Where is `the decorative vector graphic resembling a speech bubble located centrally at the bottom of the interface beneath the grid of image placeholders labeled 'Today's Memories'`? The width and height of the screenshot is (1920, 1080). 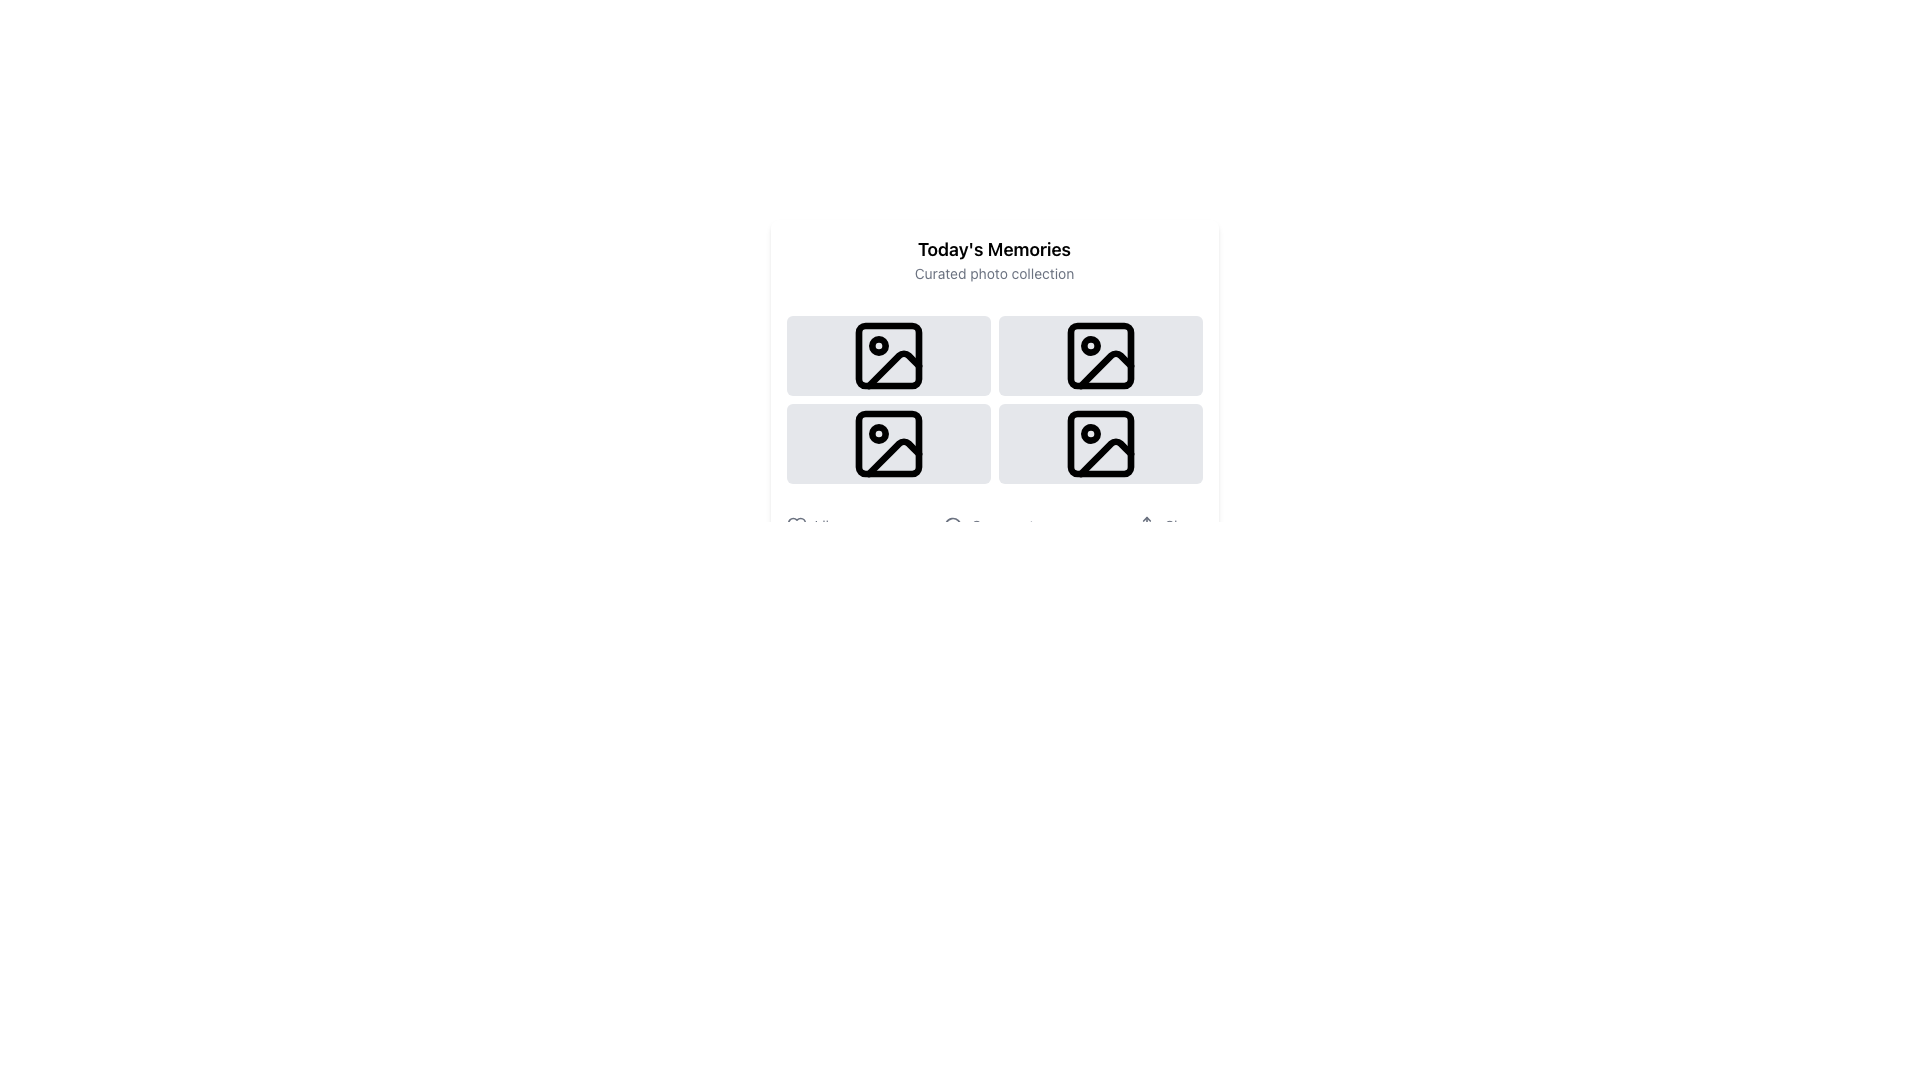 the decorative vector graphic resembling a speech bubble located centrally at the bottom of the interface beneath the grid of image placeholders labeled 'Today's Memories' is located at coordinates (952, 525).